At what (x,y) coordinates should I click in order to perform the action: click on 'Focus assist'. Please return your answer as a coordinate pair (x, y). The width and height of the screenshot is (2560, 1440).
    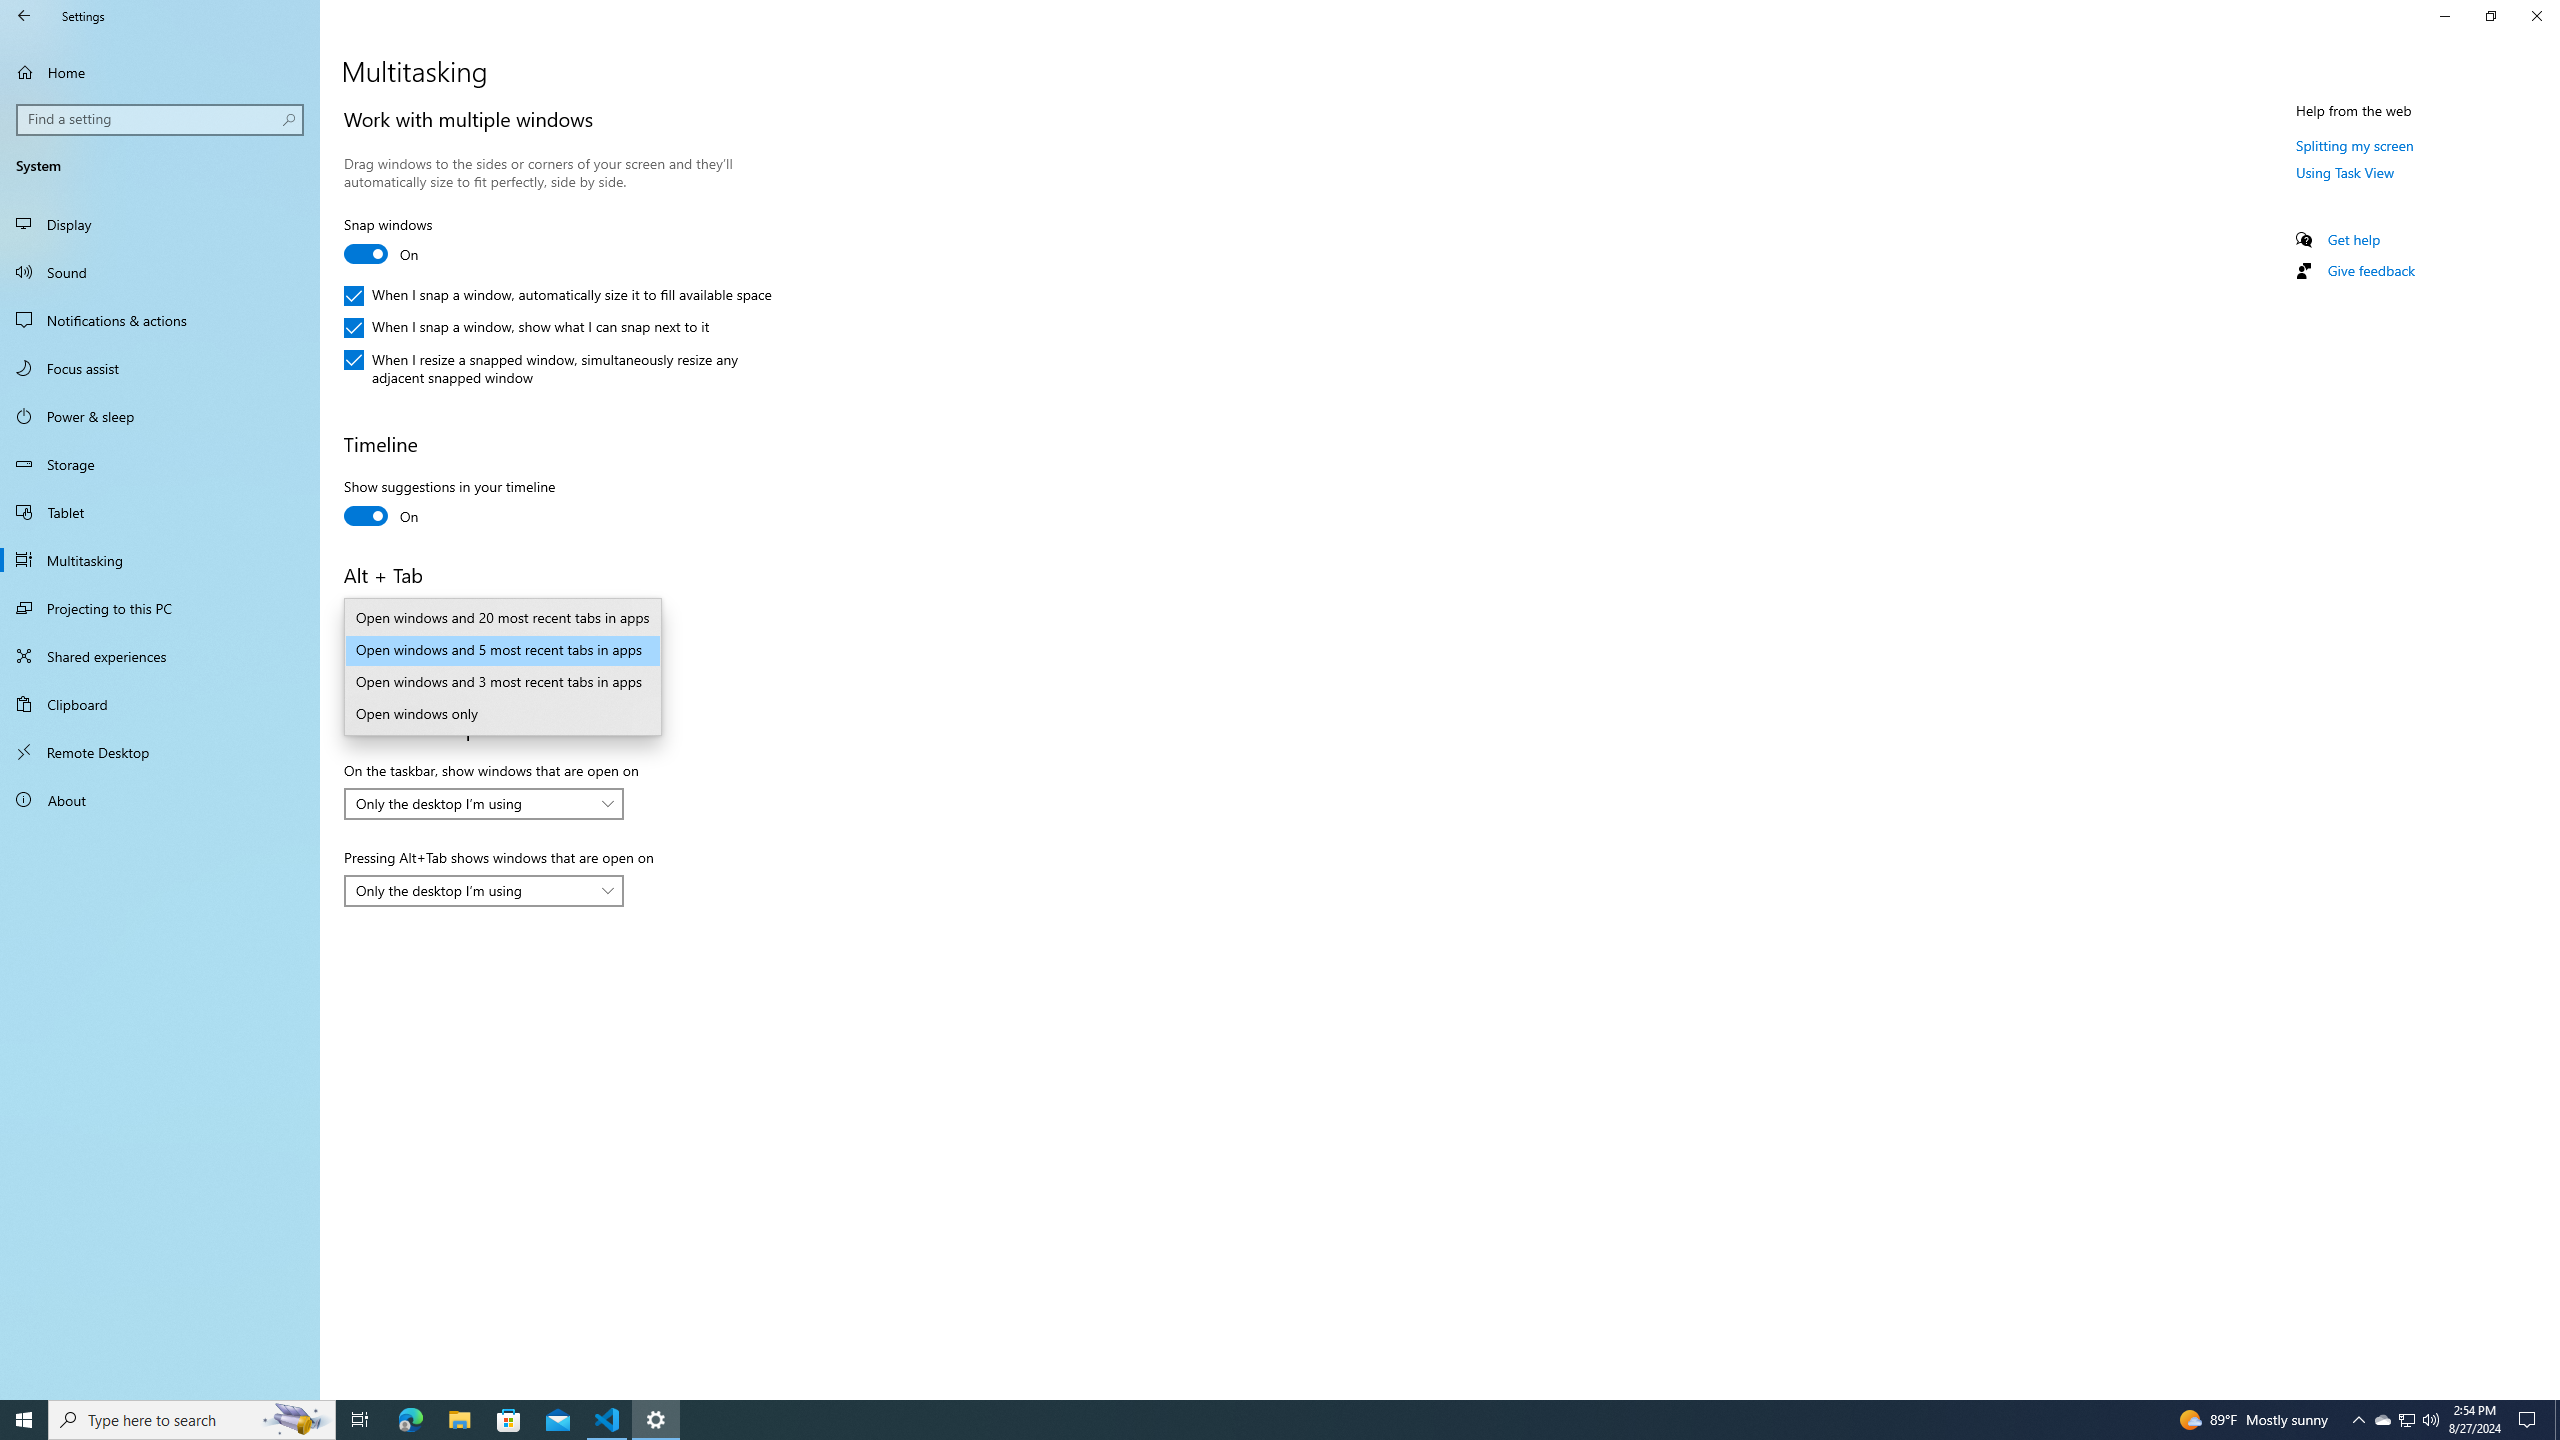
    Looking at the image, I should click on (159, 367).